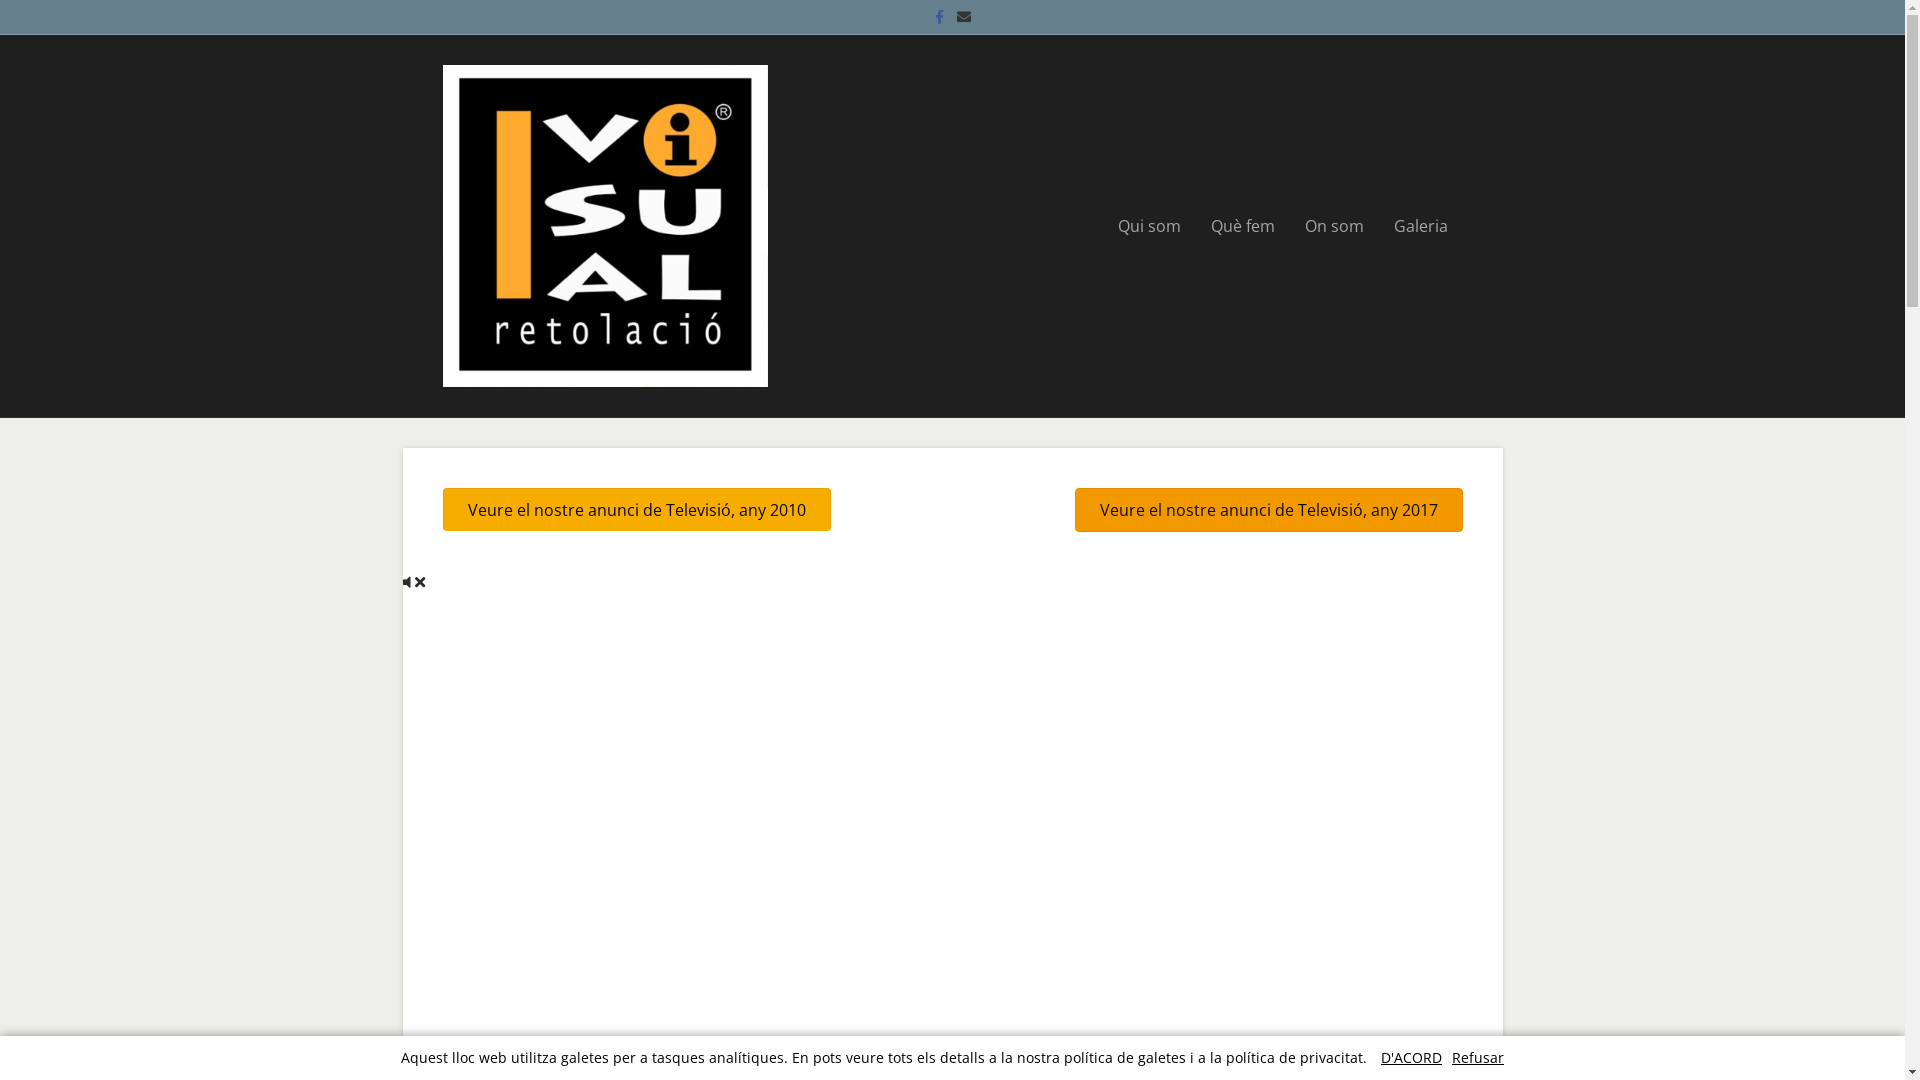 This screenshot has height=1080, width=1920. I want to click on 'D'ACORD', so click(1410, 1056).